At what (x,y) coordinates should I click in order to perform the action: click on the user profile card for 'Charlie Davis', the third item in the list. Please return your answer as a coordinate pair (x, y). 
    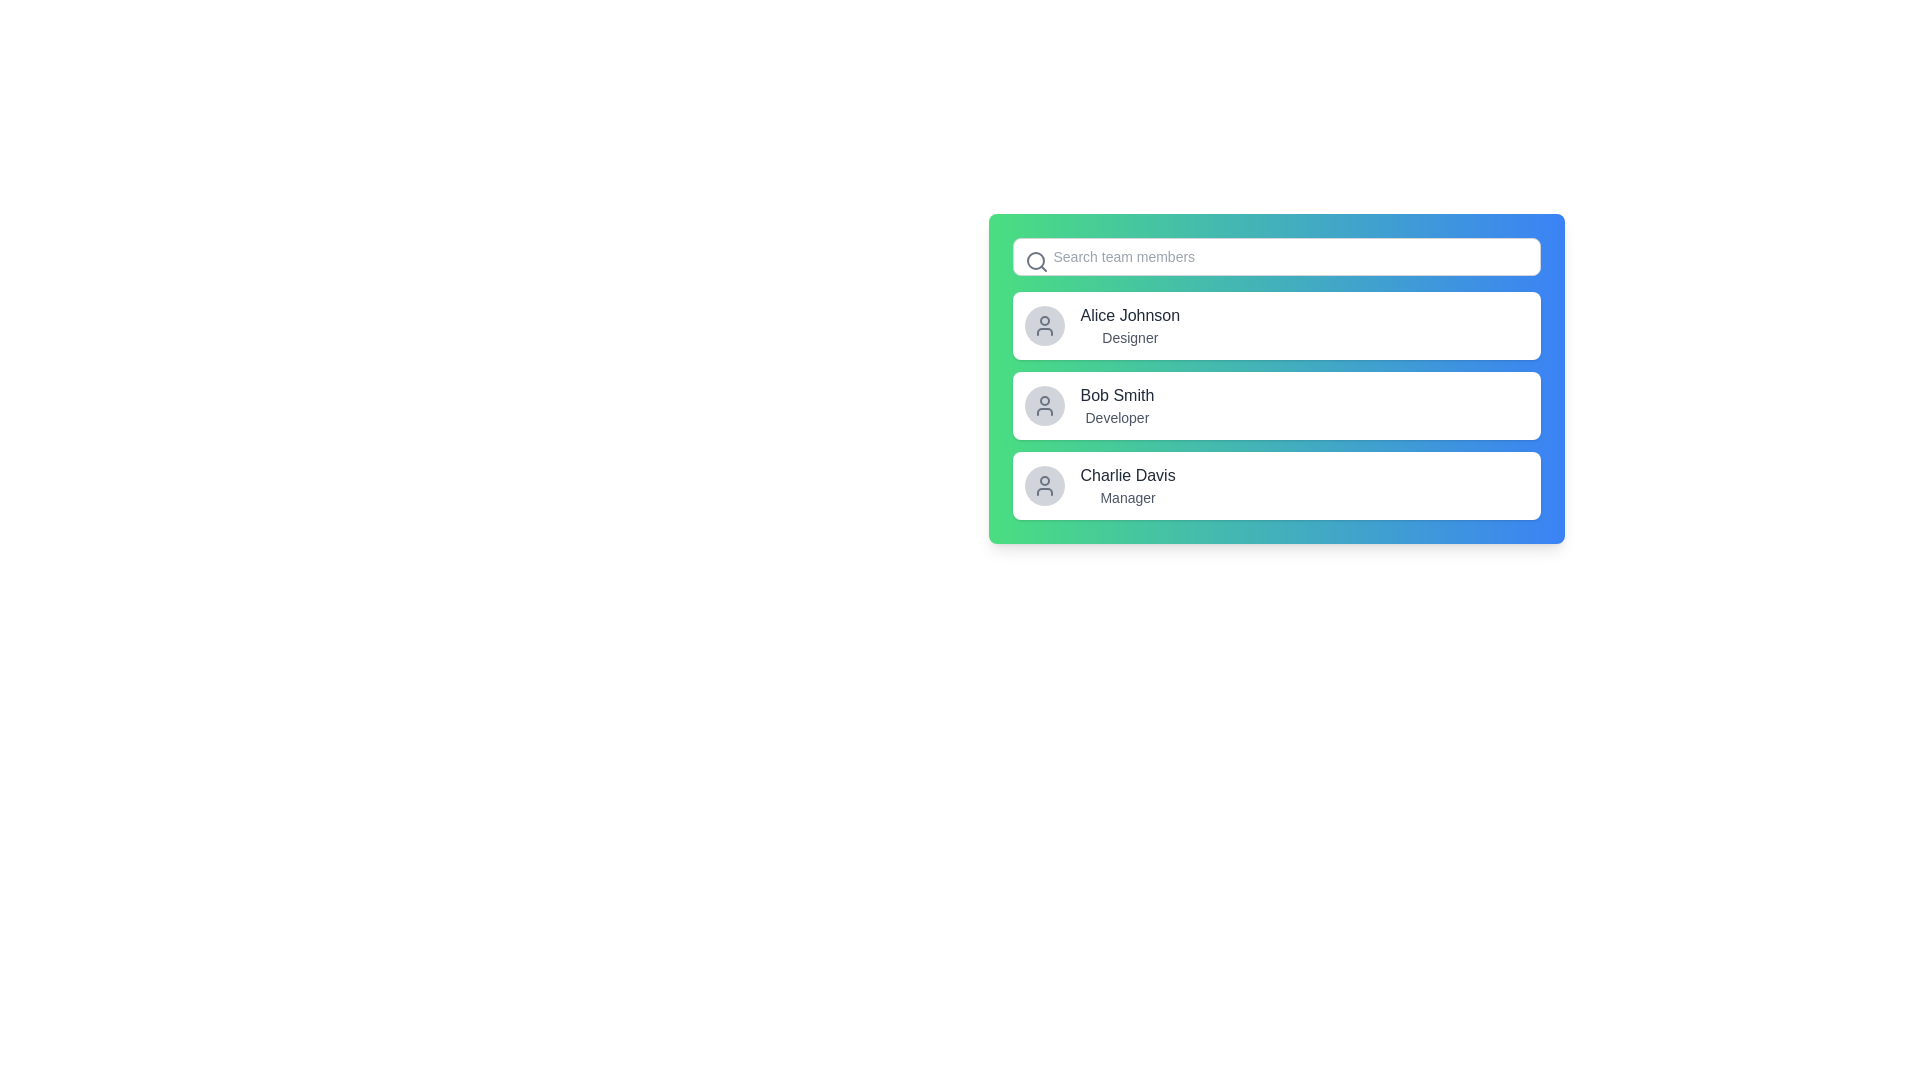
    Looking at the image, I should click on (1275, 486).